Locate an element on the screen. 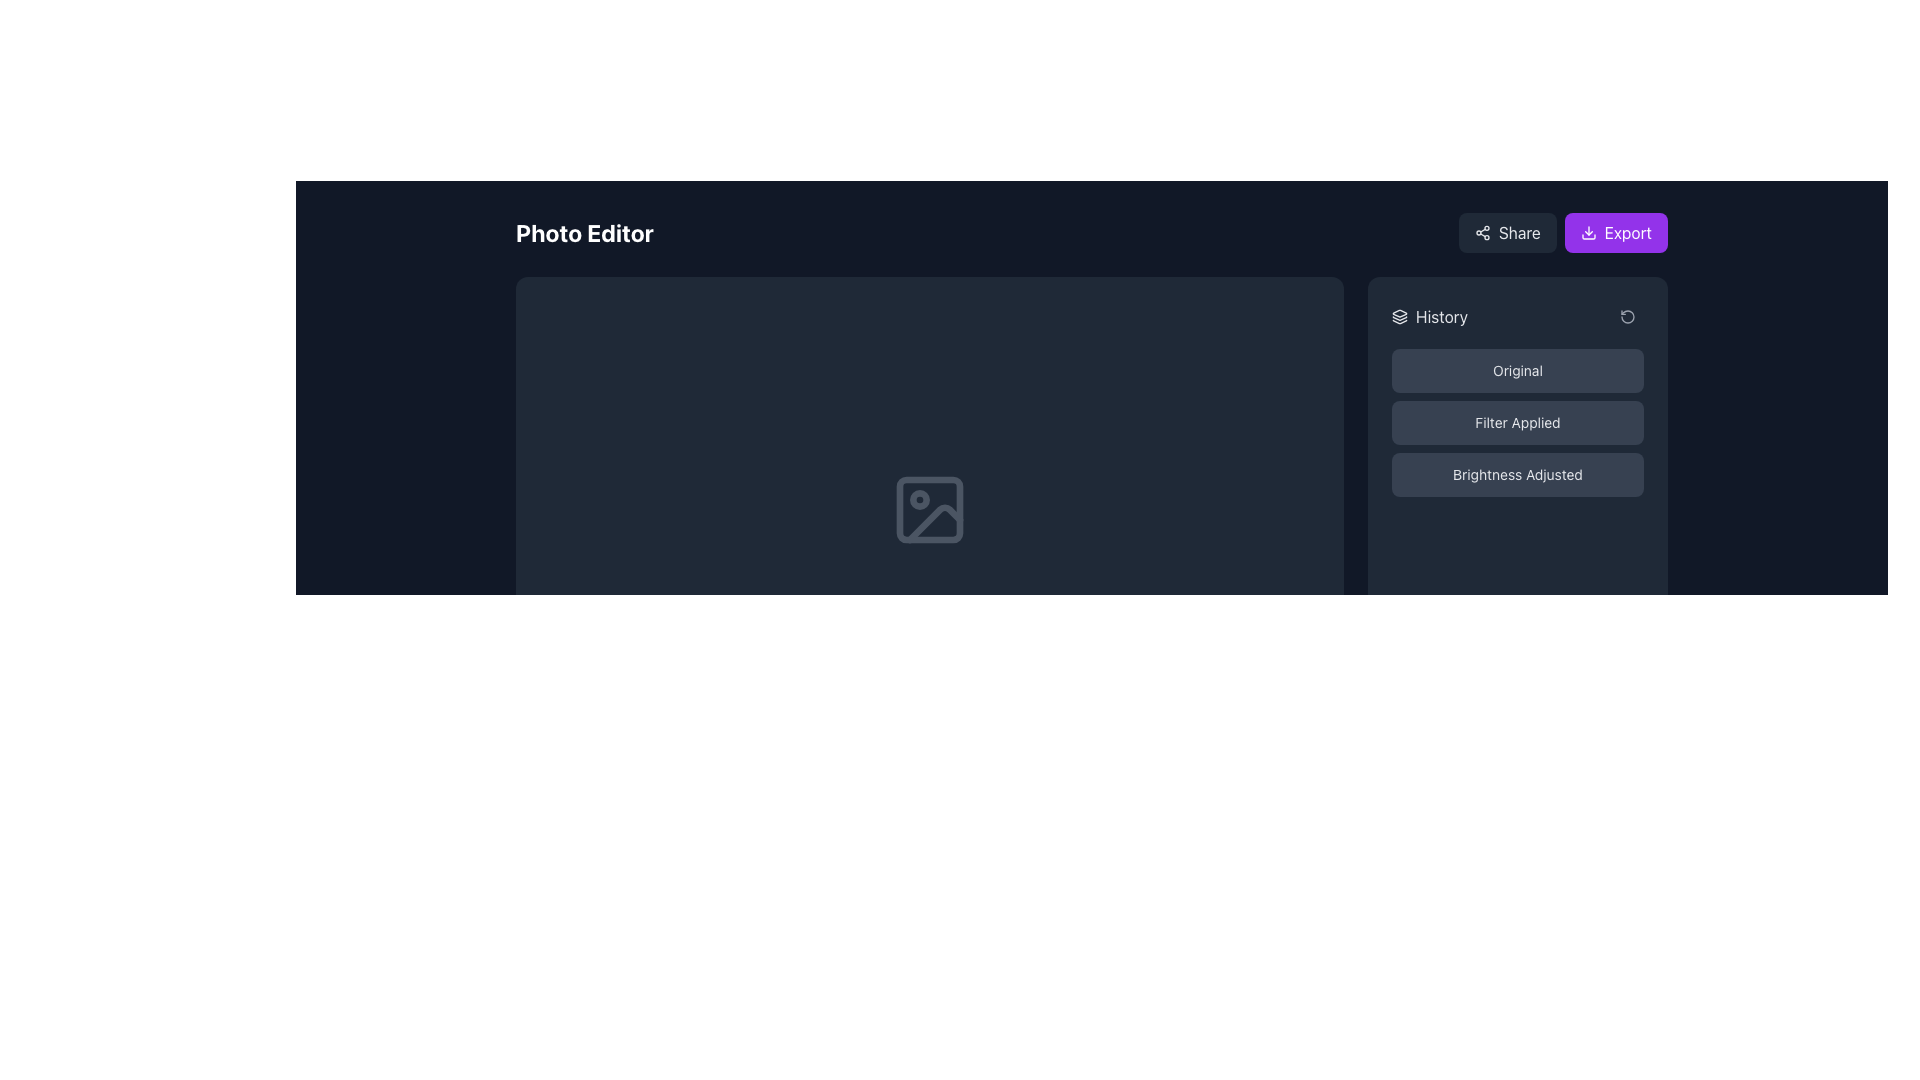  the 'Export' button, which is a rectangular button with a violet background, rounded corners, and displays a white downward arrow icon followed by the text 'Export' in bold white font, located in the top-right corner of the interface is located at coordinates (1616, 231).